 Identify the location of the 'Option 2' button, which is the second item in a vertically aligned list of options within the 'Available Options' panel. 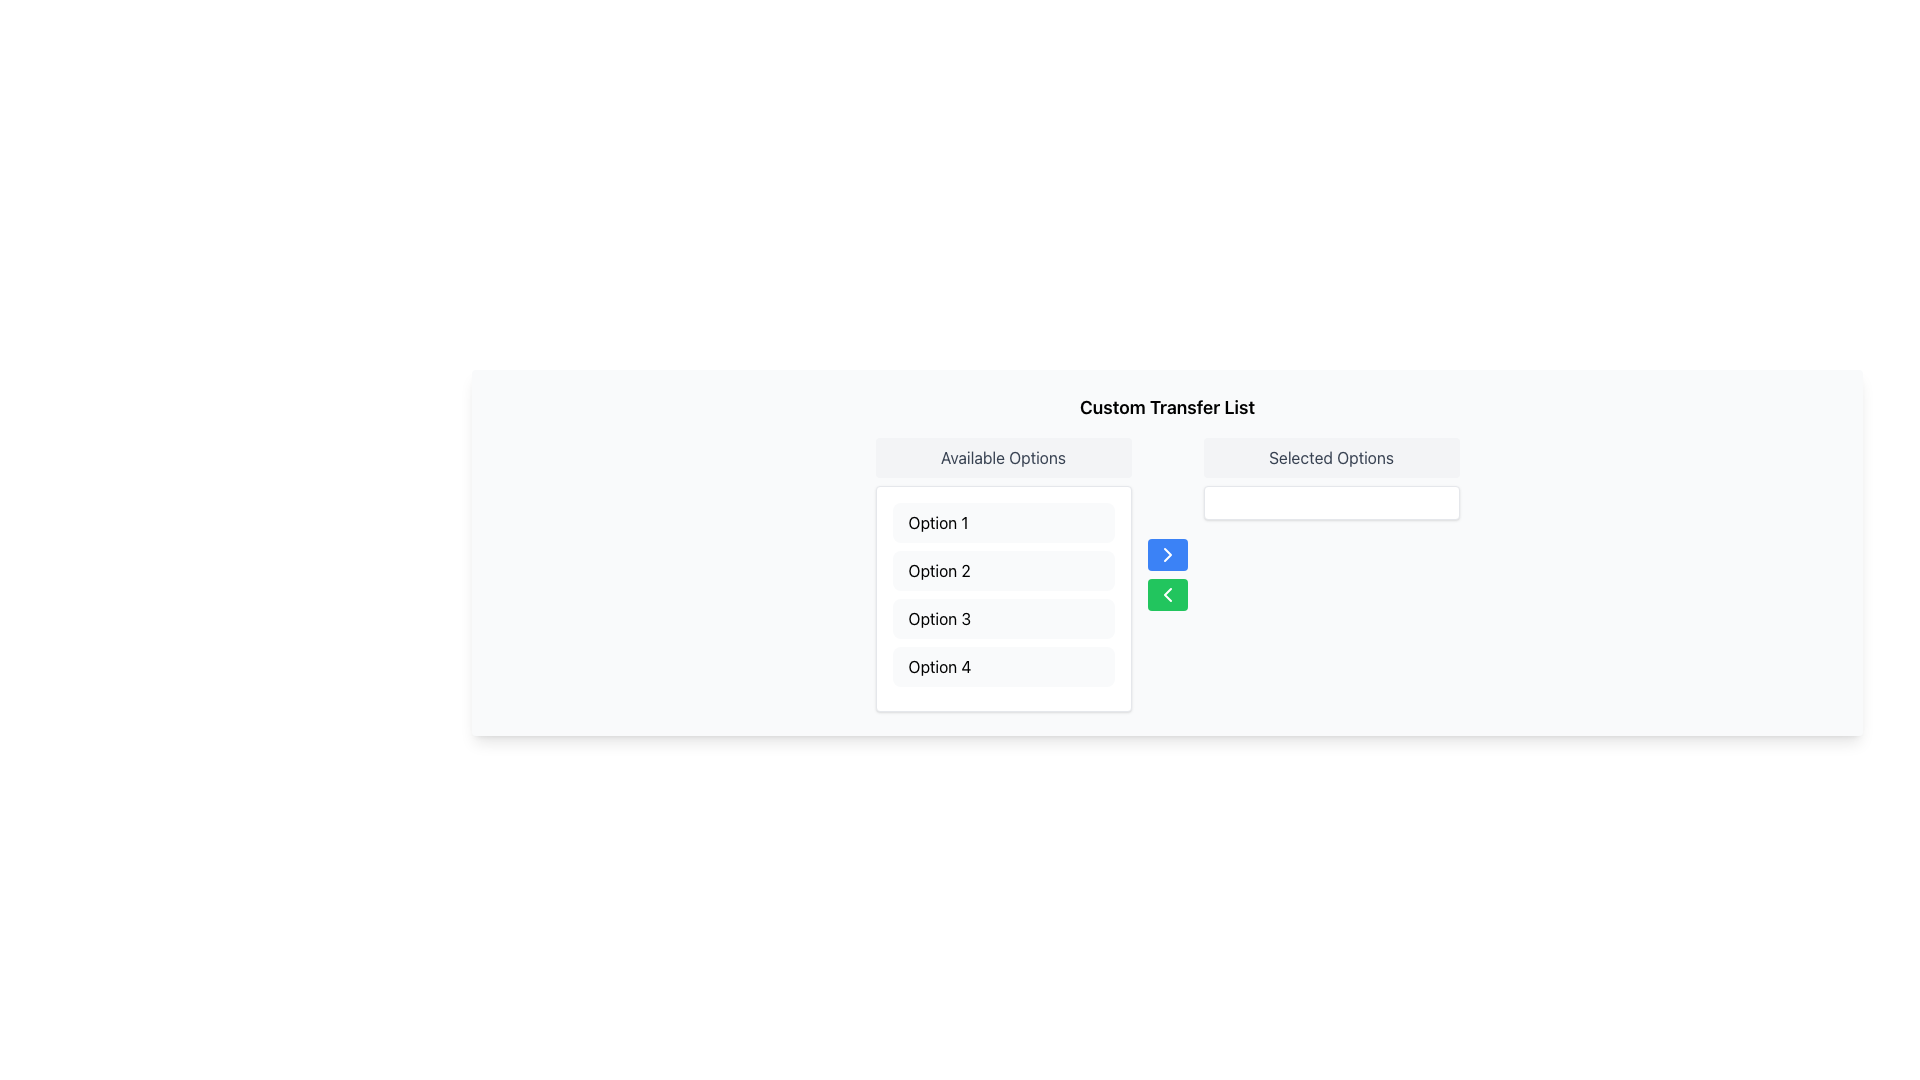
(1003, 570).